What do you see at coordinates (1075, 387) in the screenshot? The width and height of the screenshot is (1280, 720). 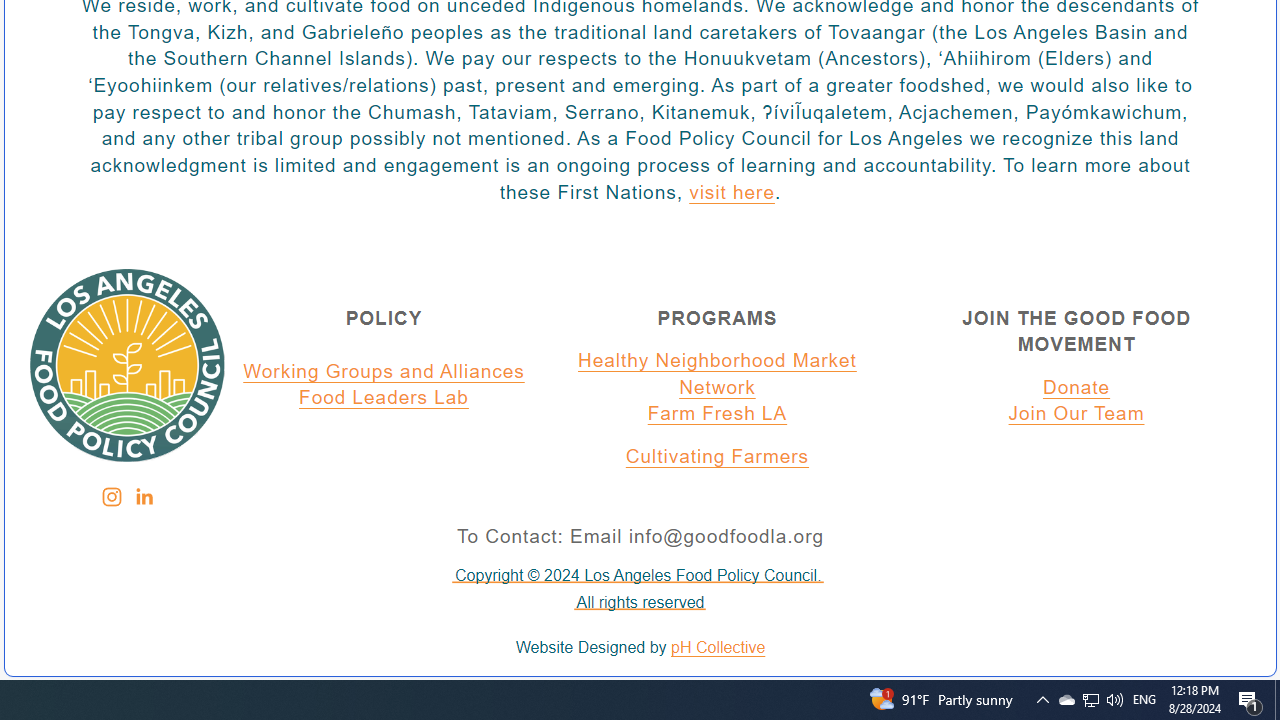 I see `'Donate'` at bounding box center [1075, 387].